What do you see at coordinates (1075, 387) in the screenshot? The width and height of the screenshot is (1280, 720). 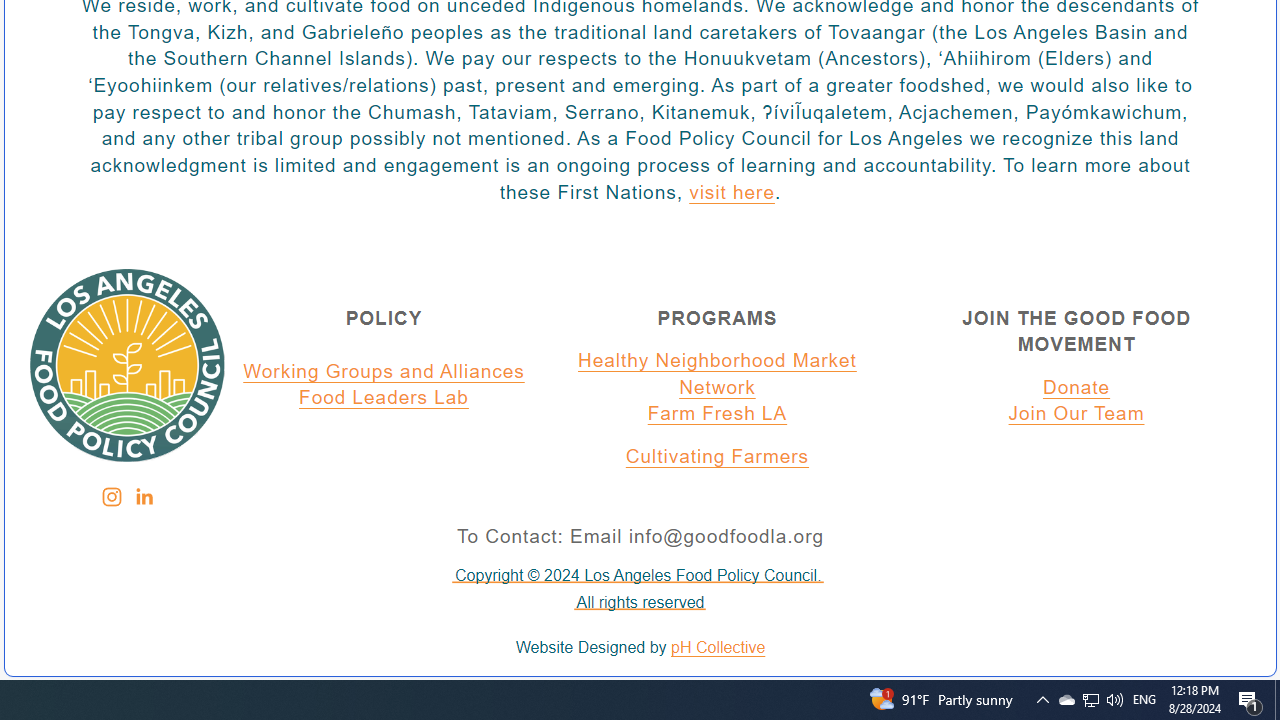 I see `'Donate'` at bounding box center [1075, 387].